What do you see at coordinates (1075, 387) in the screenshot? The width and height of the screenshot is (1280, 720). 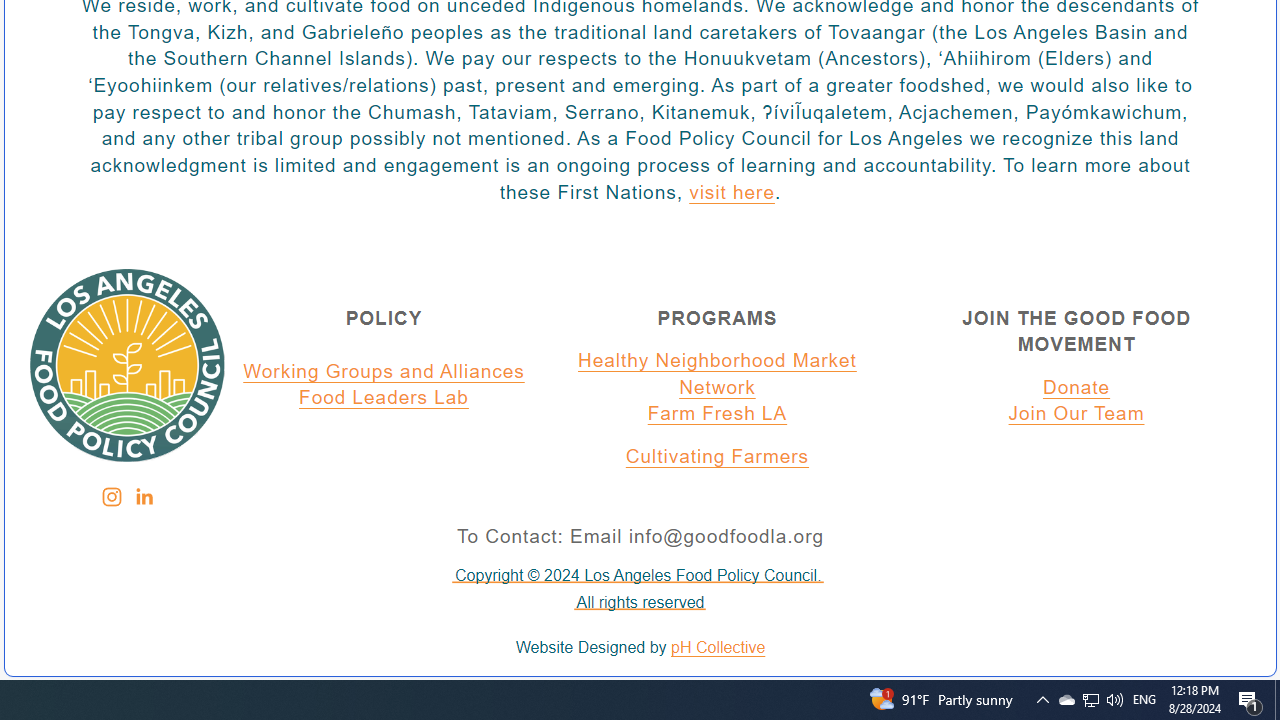 I see `'Donate'` at bounding box center [1075, 387].